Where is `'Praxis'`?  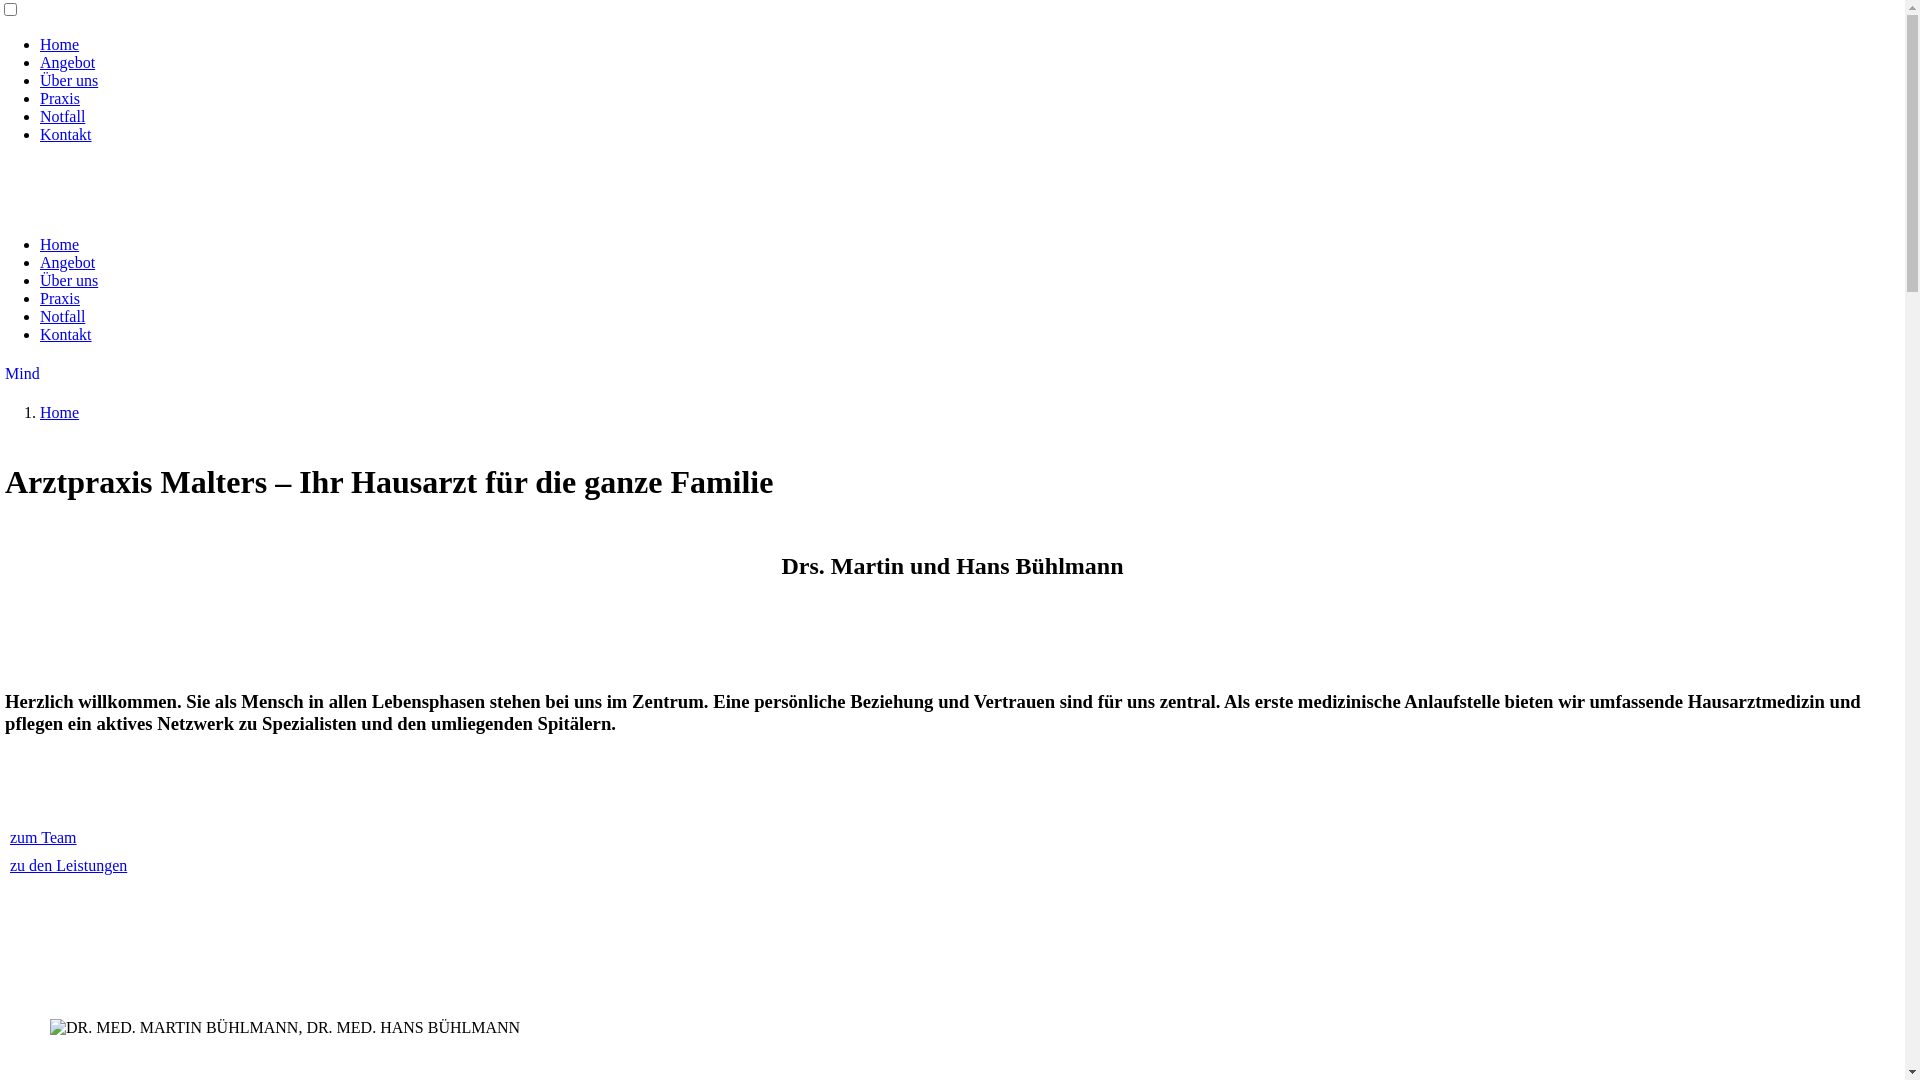 'Praxis' is located at coordinates (59, 298).